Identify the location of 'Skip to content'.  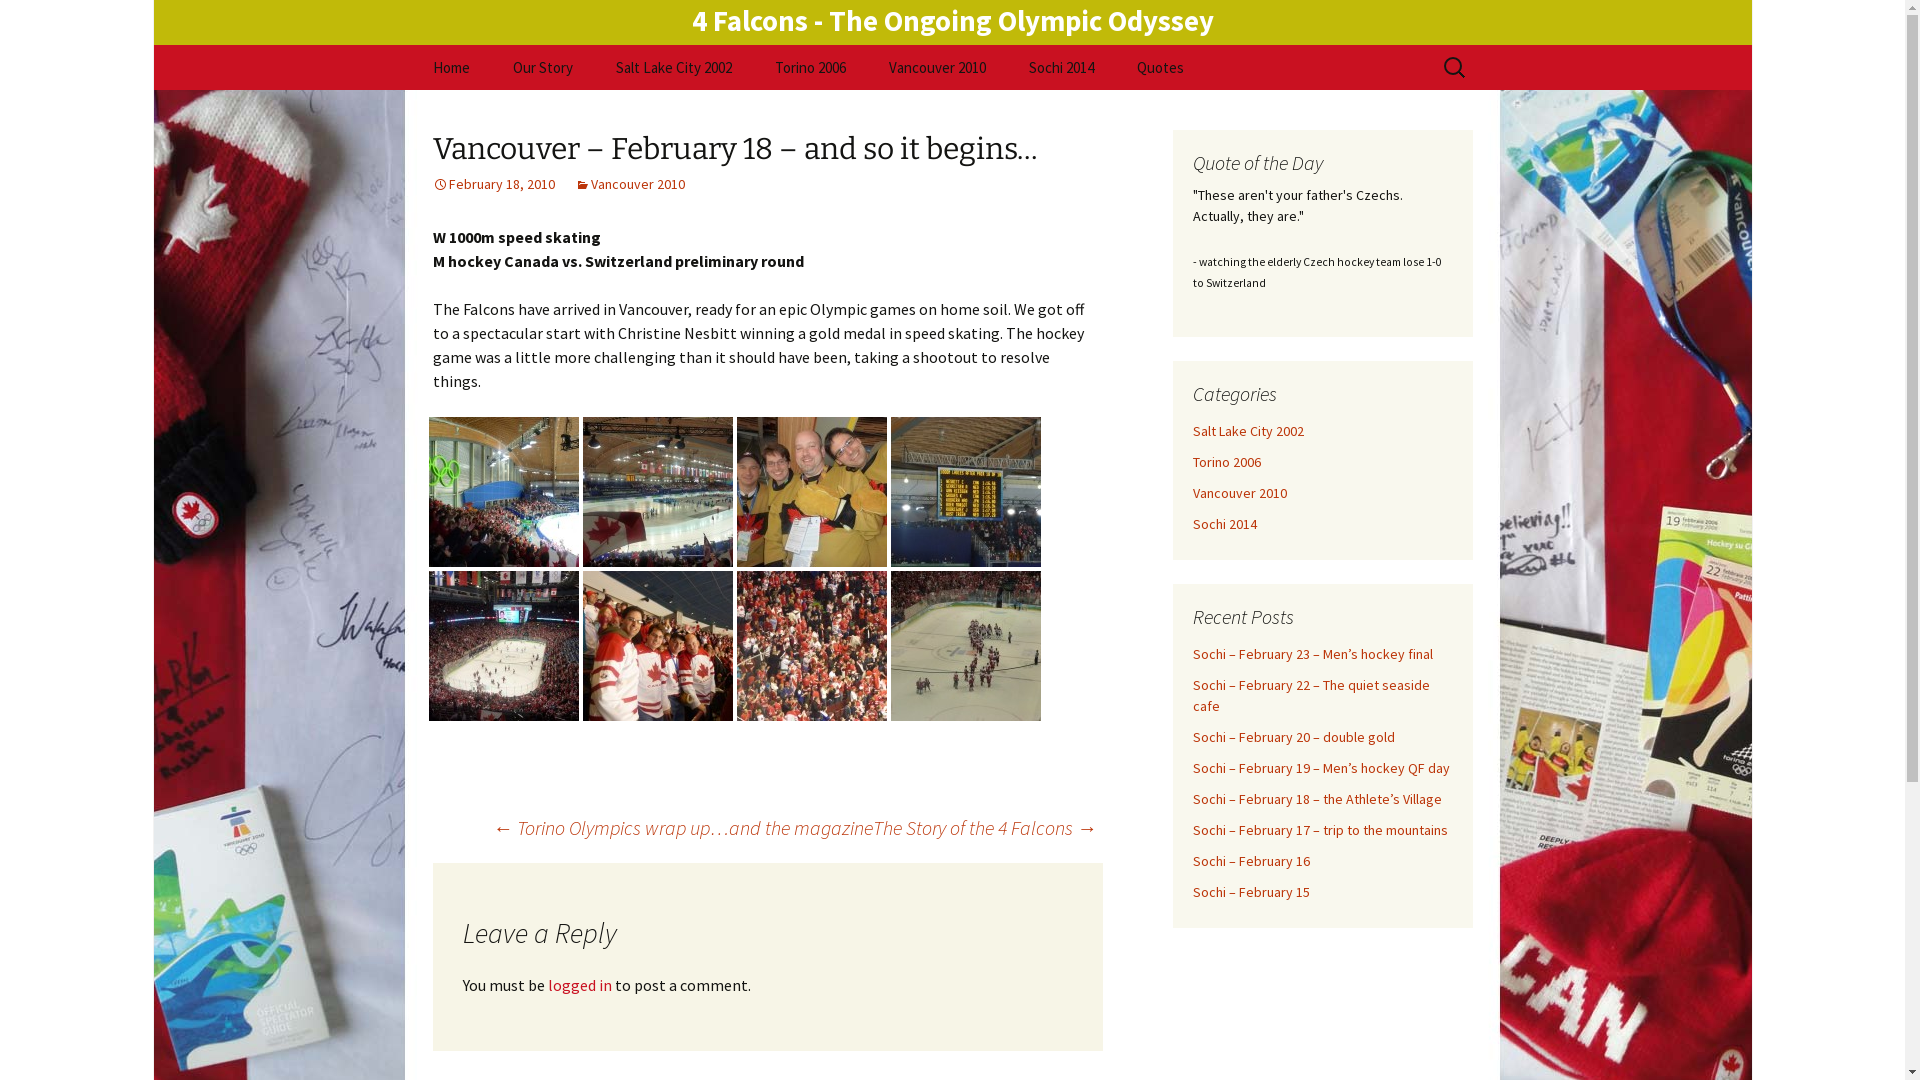
(411, 44).